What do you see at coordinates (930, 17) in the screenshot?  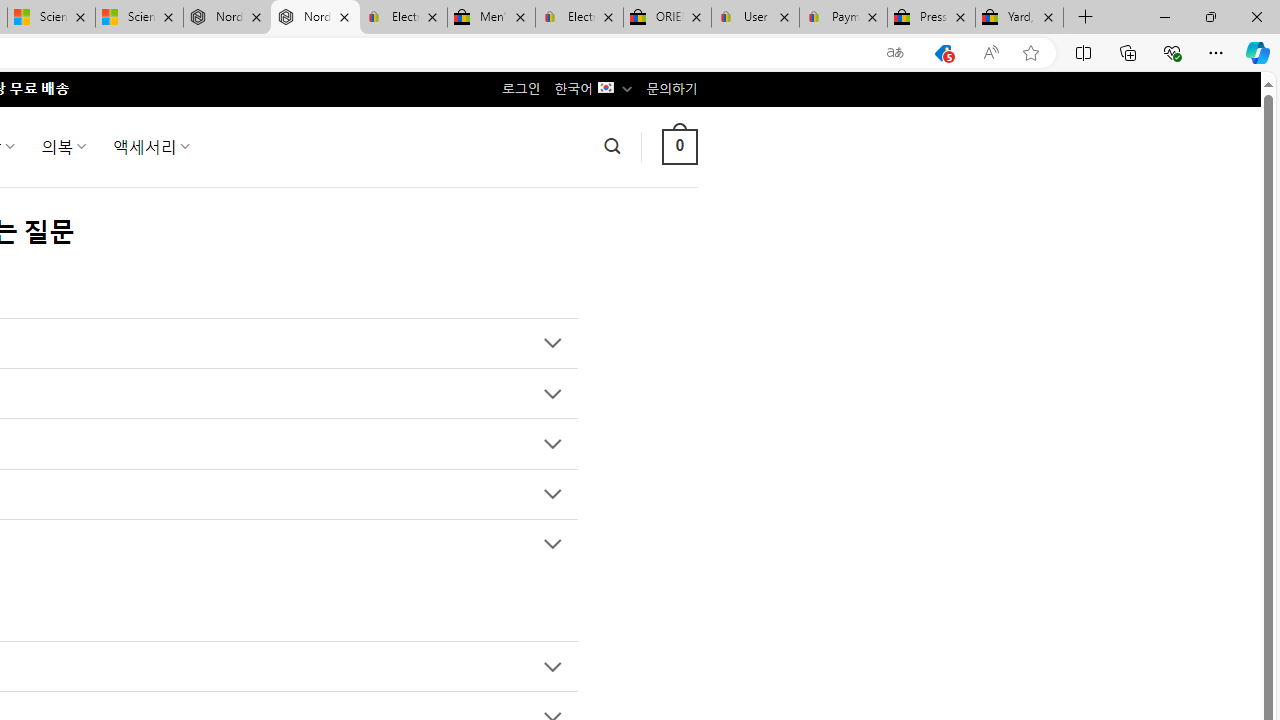 I see `'Press Room - eBay Inc.'` at bounding box center [930, 17].